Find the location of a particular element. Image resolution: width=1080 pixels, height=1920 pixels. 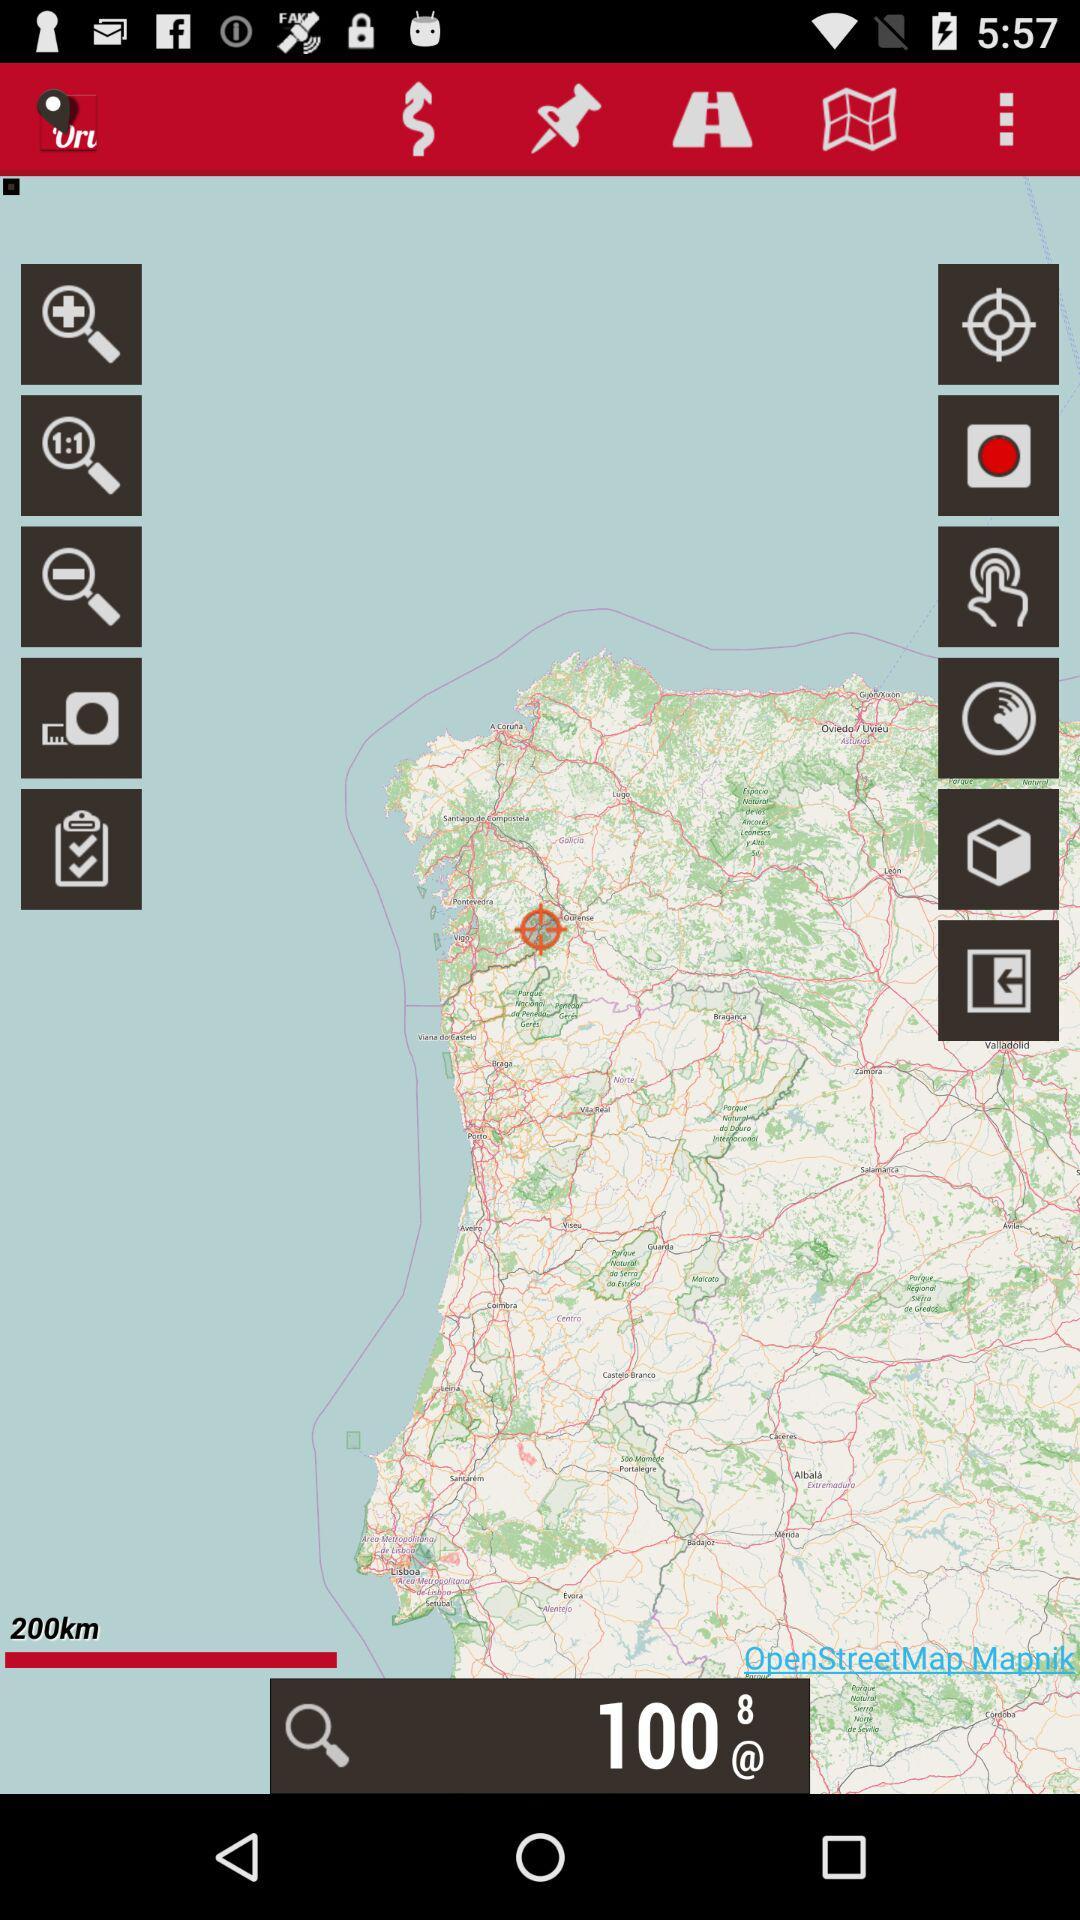

the avatar icon is located at coordinates (998, 627).